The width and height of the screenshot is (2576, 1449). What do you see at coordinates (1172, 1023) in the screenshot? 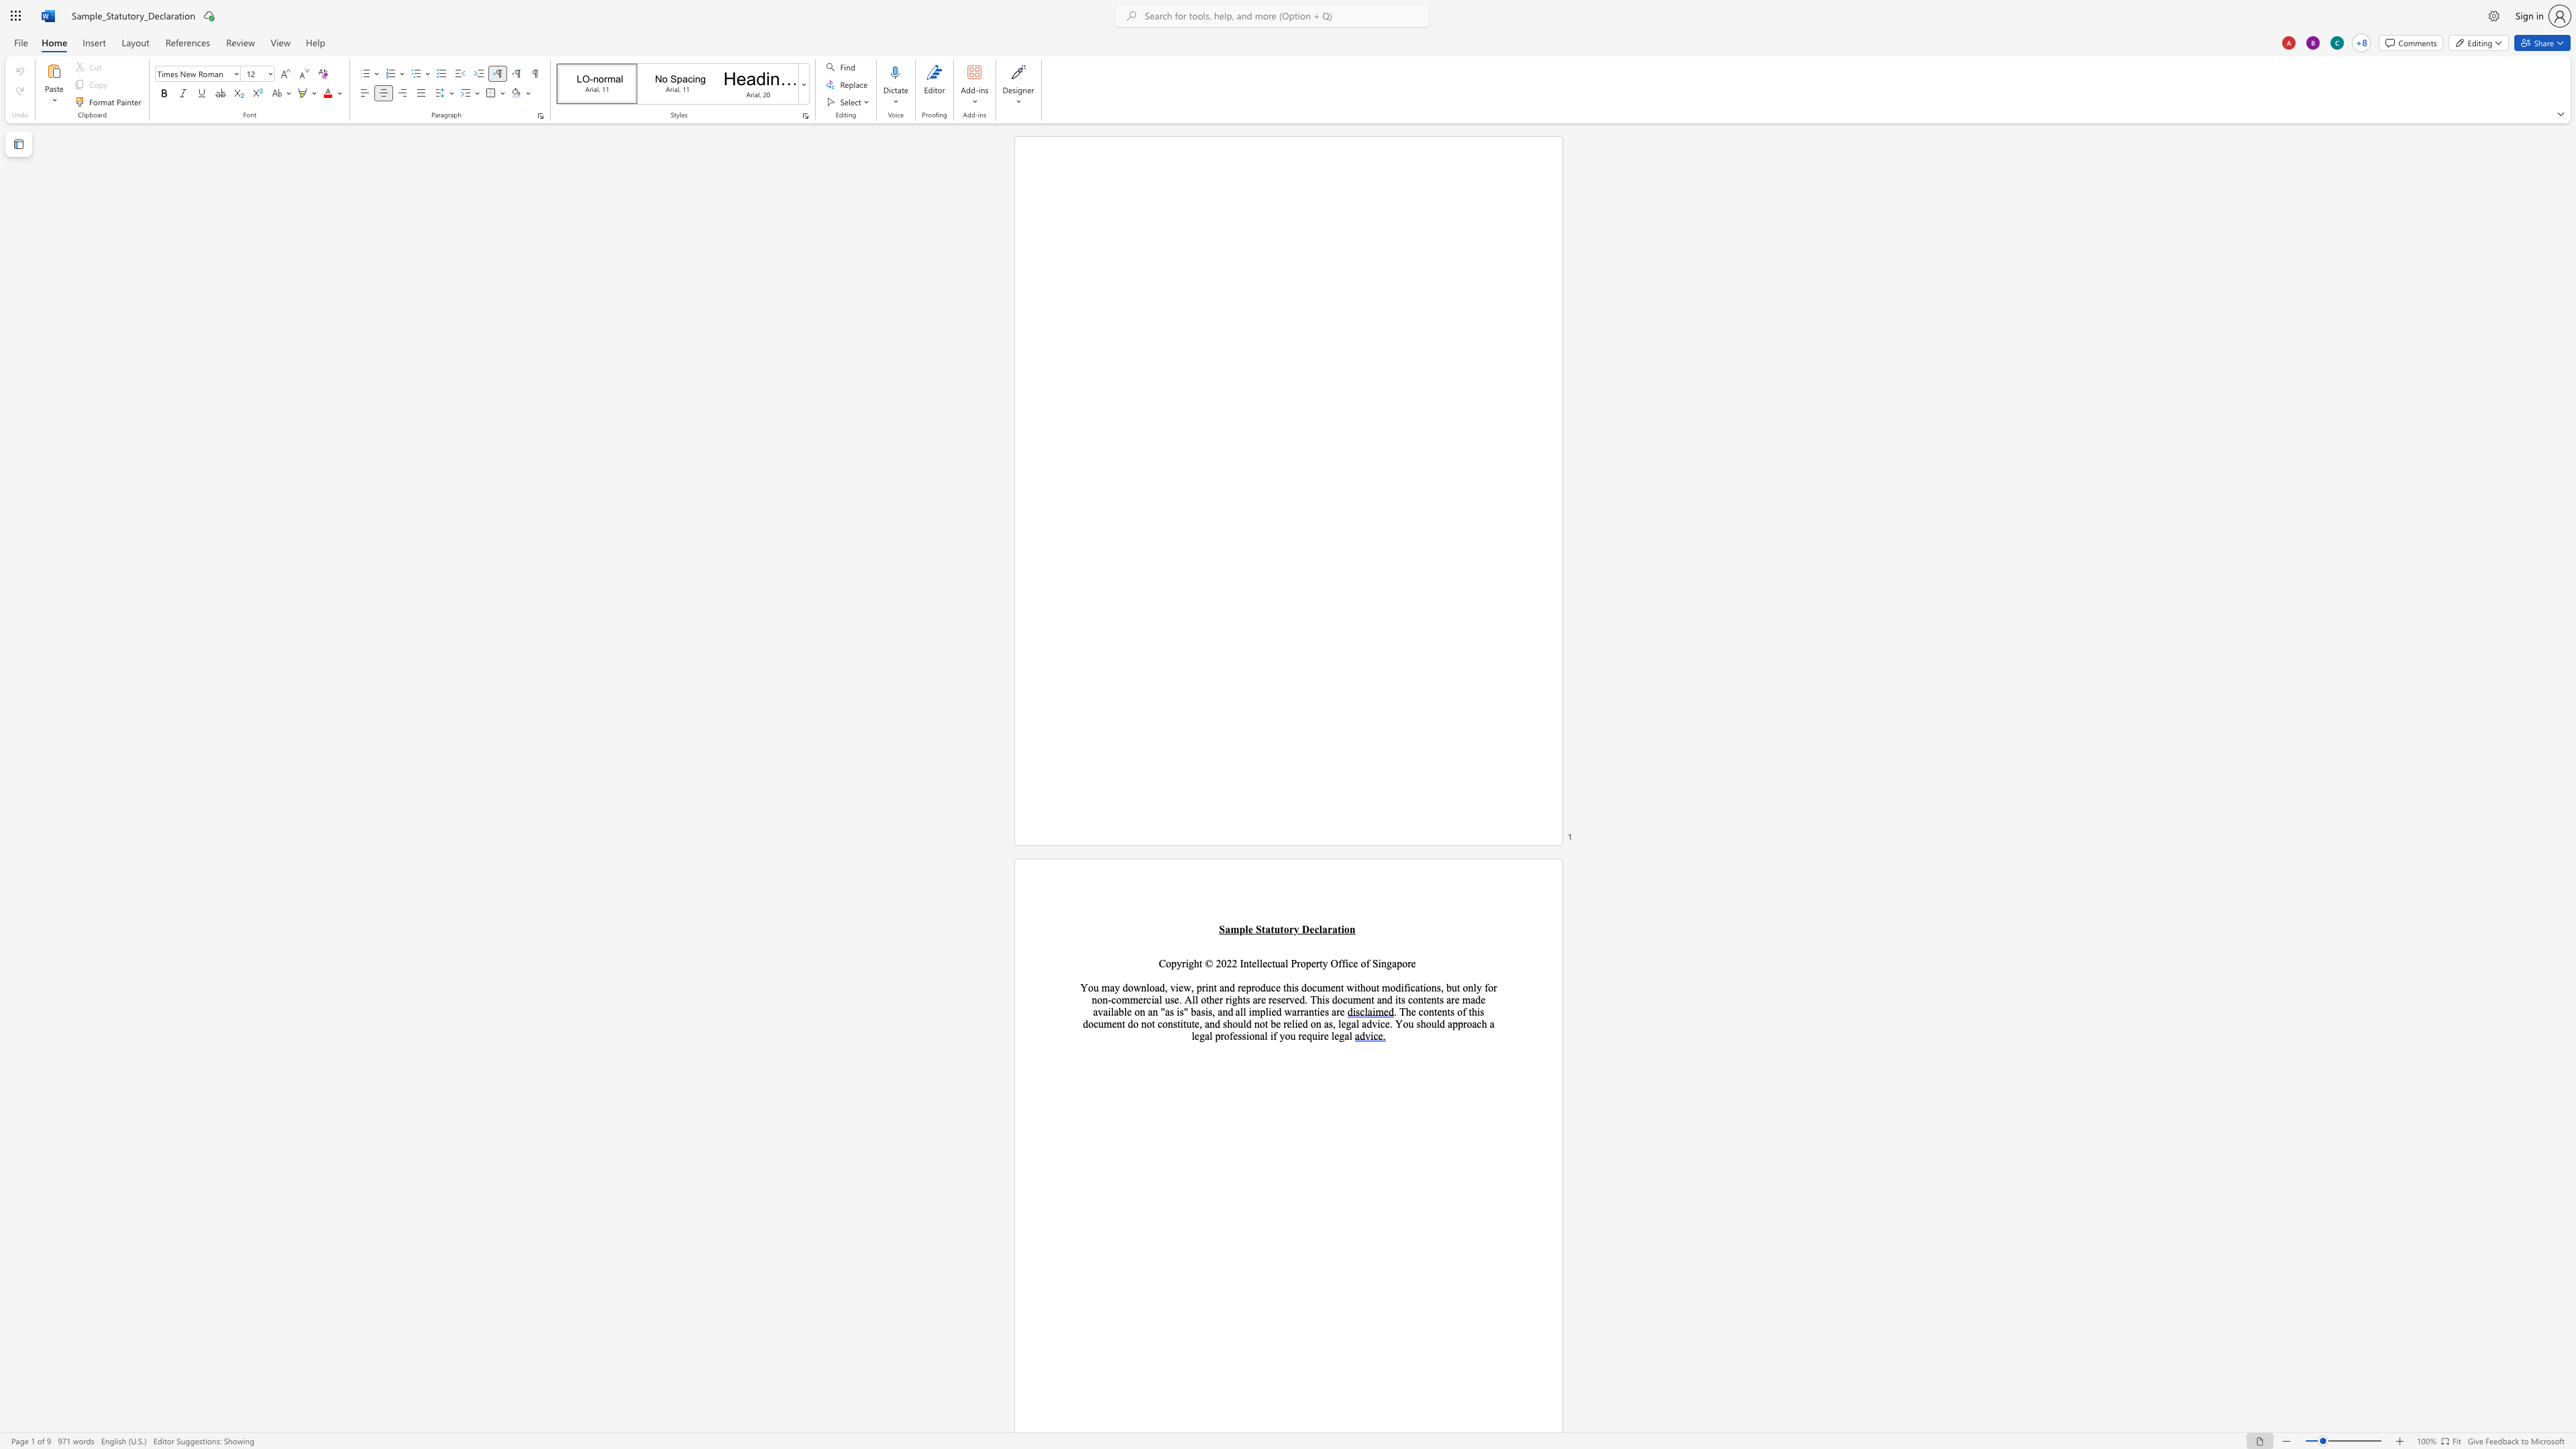
I see `the space between the continuous character "n" and "s" in the text` at bounding box center [1172, 1023].